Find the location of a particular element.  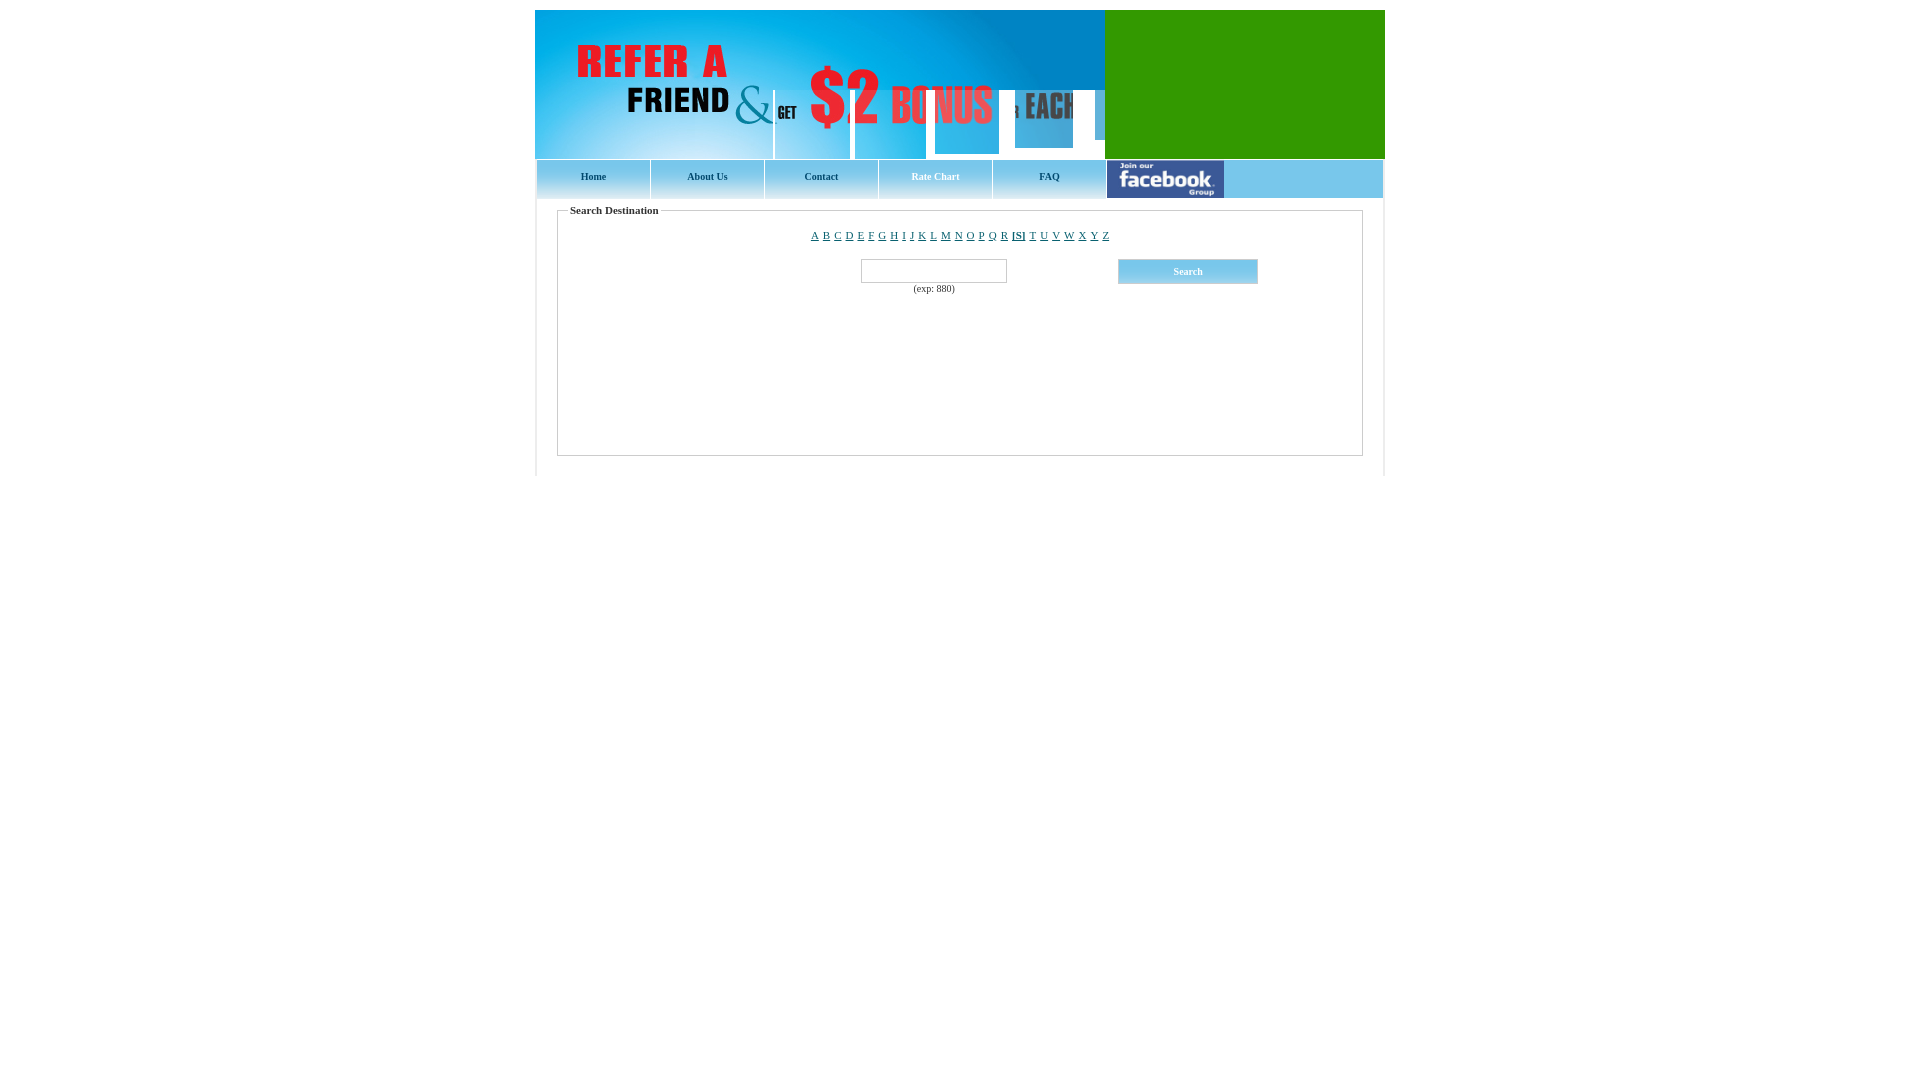

'N' is located at coordinates (958, 234).